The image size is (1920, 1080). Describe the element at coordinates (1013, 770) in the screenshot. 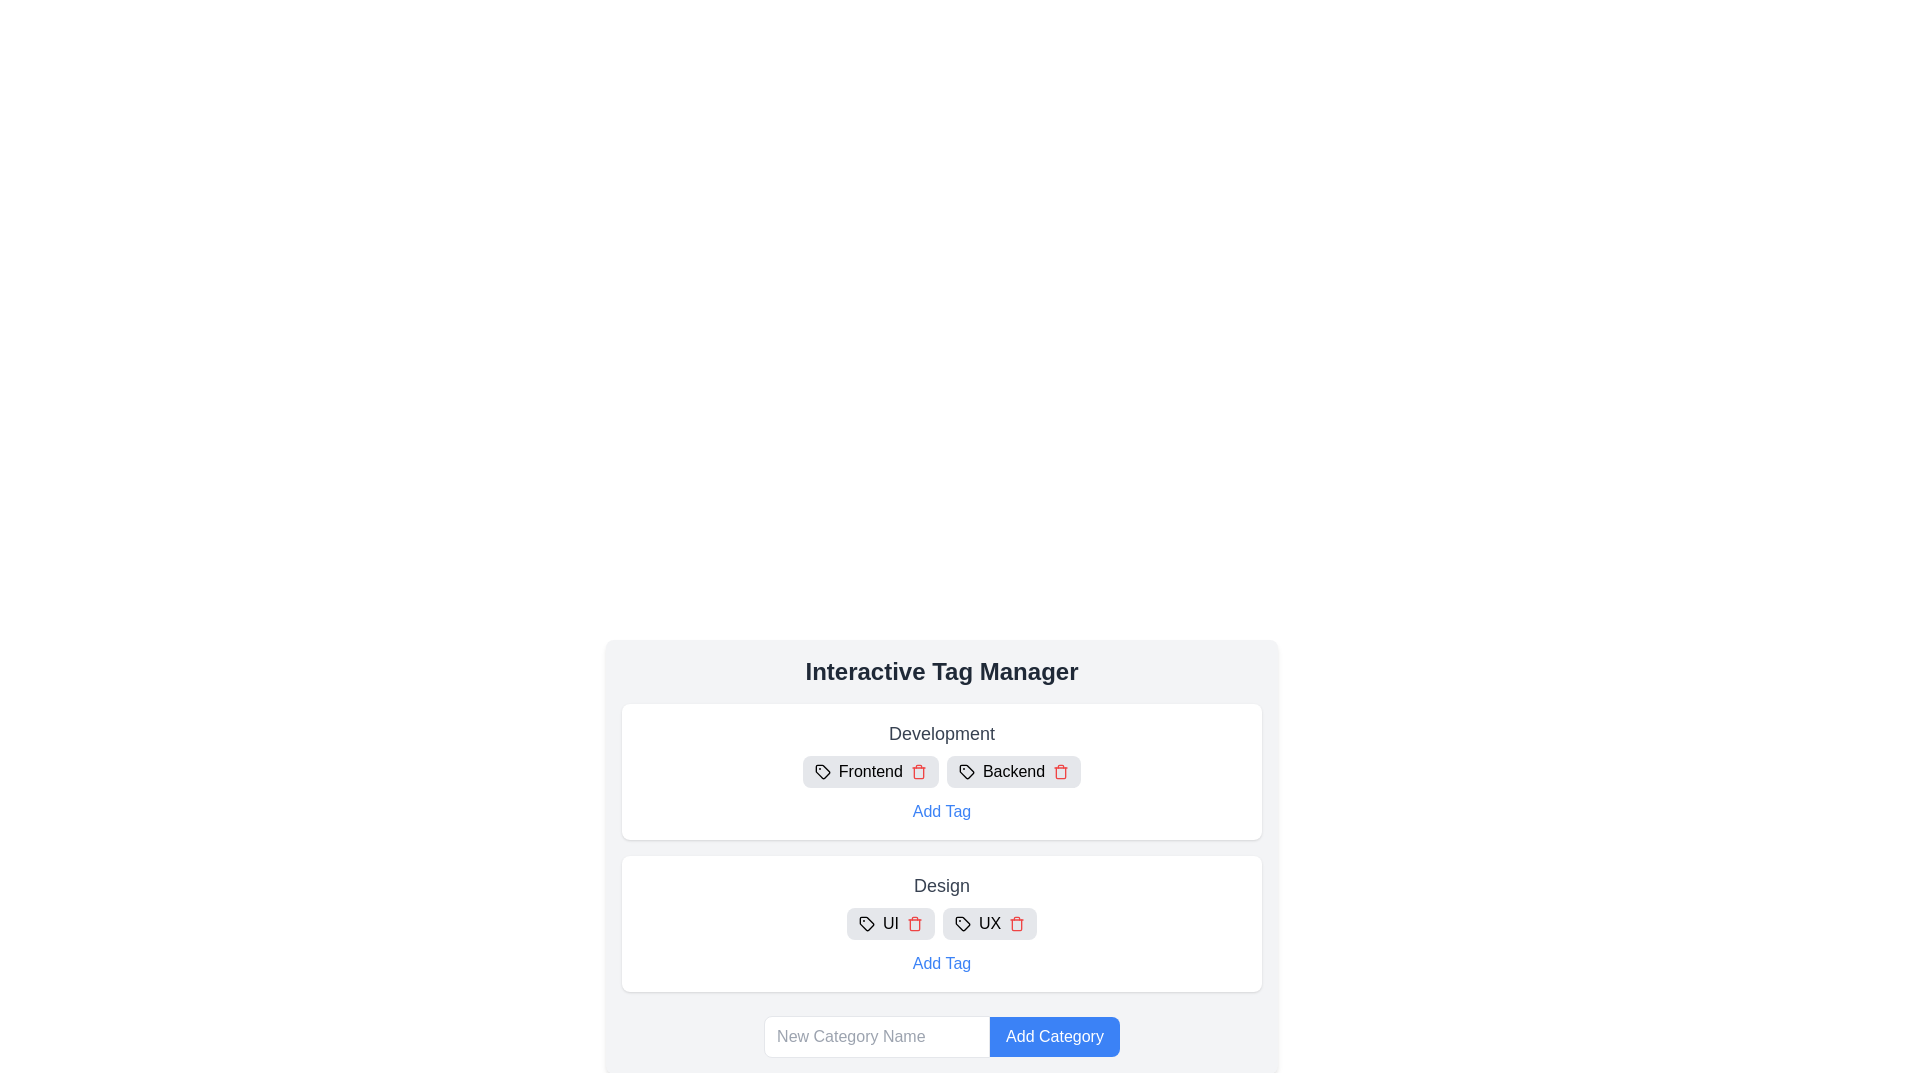

I see `the 'Backend' tag element located in the 'Development' section of the 'Interactive Tag Manager' interface` at that location.